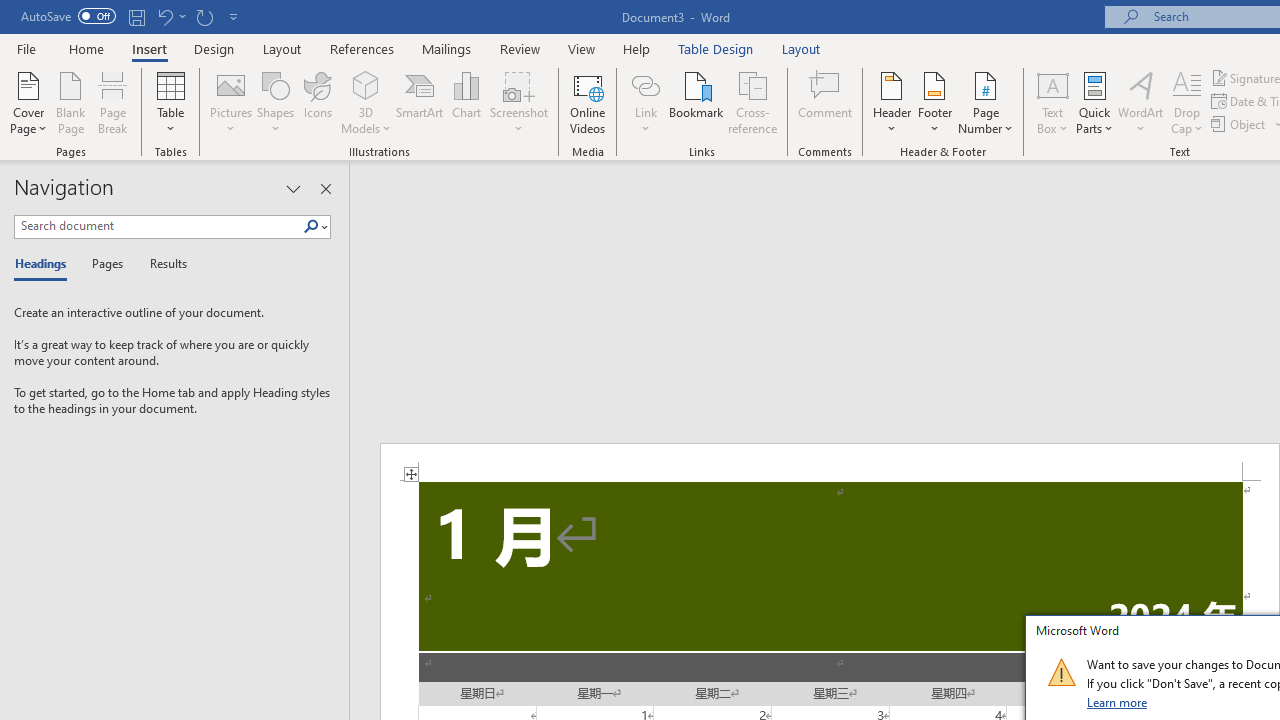  Describe the element at coordinates (1051, 103) in the screenshot. I see `'Text Box'` at that location.